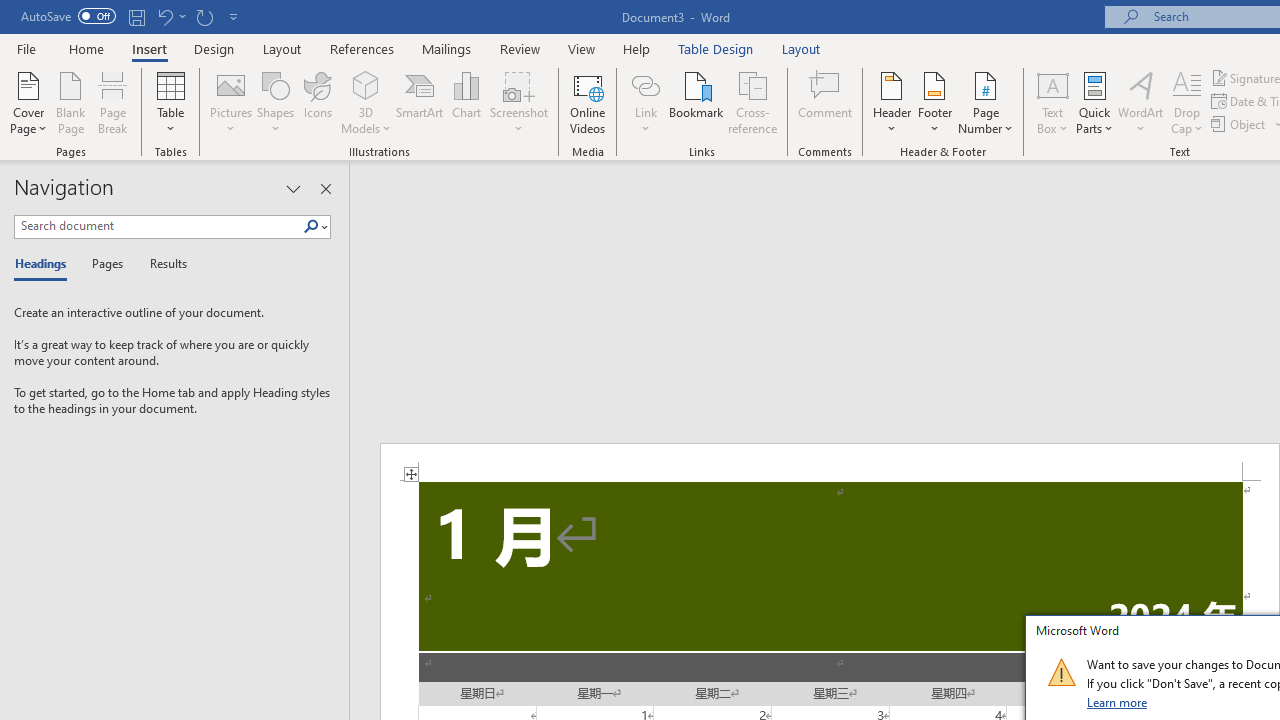  Describe the element at coordinates (1051, 103) in the screenshot. I see `'Text Box'` at that location.